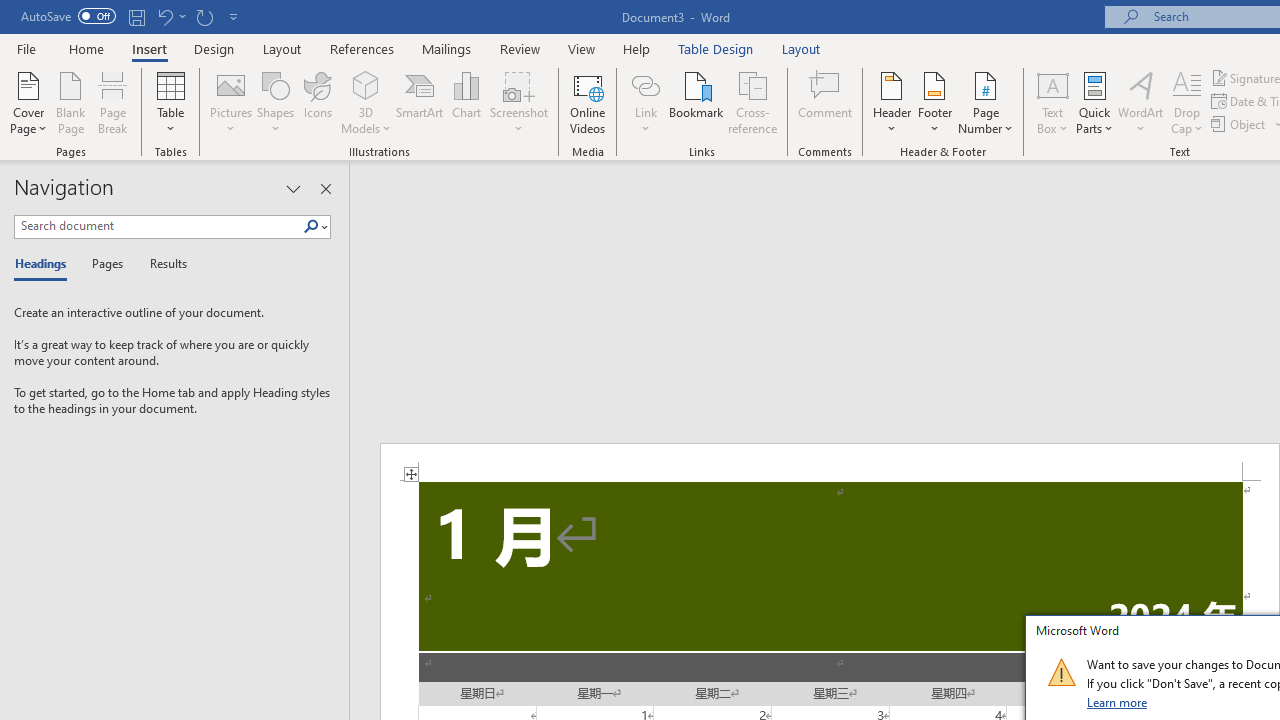  Describe the element at coordinates (1051, 103) in the screenshot. I see `'Text Box'` at that location.